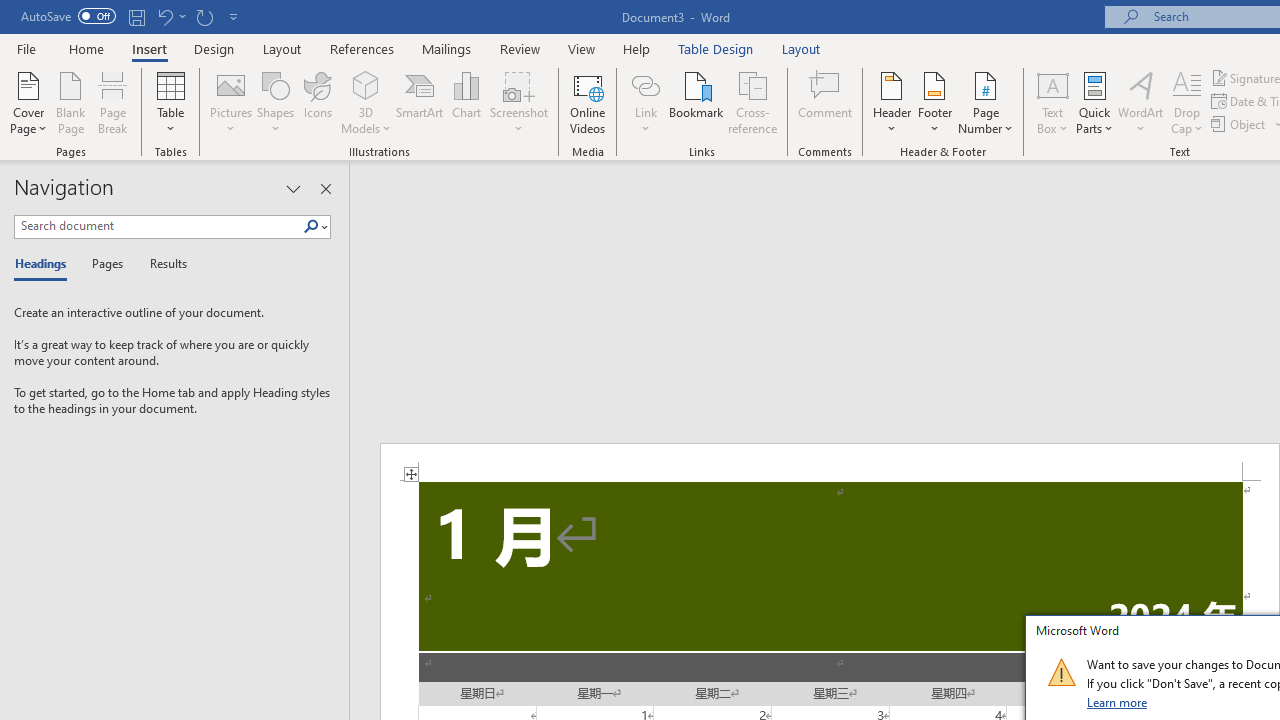  Describe the element at coordinates (1051, 103) in the screenshot. I see `'Text Box'` at that location.